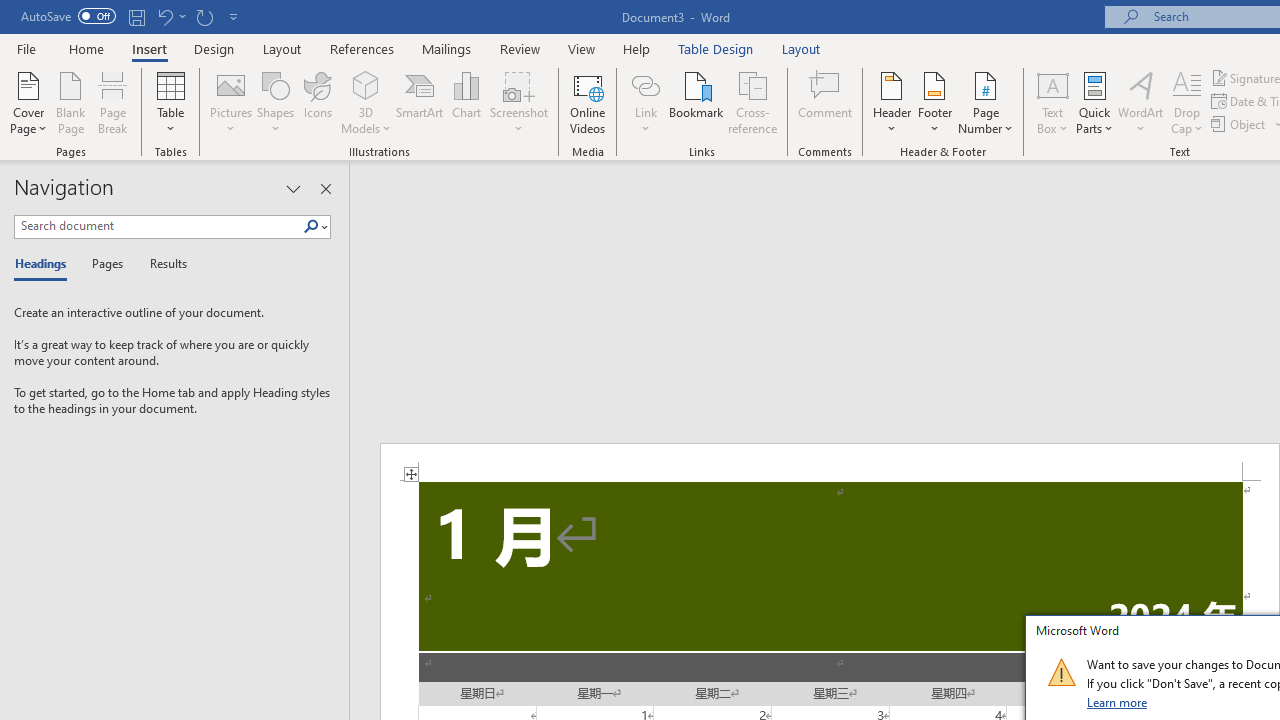  Describe the element at coordinates (1051, 103) in the screenshot. I see `'Text Box'` at that location.